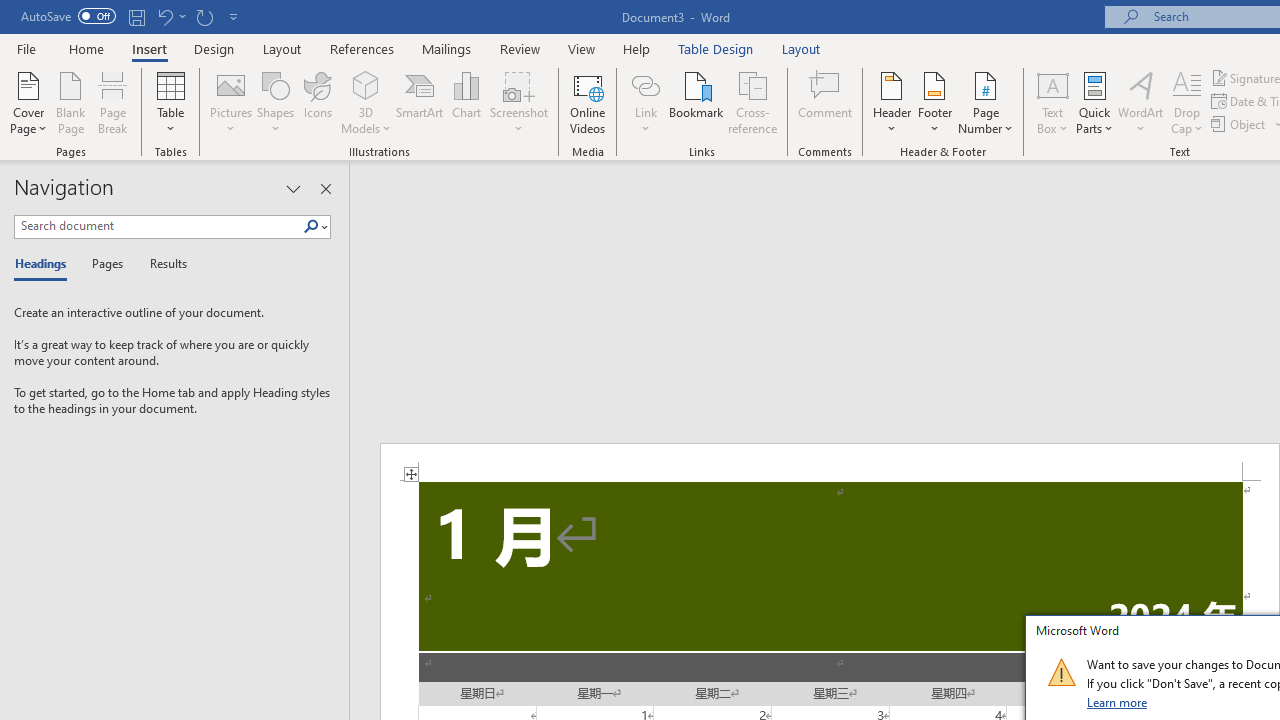  Describe the element at coordinates (1051, 103) in the screenshot. I see `'Text Box'` at that location.